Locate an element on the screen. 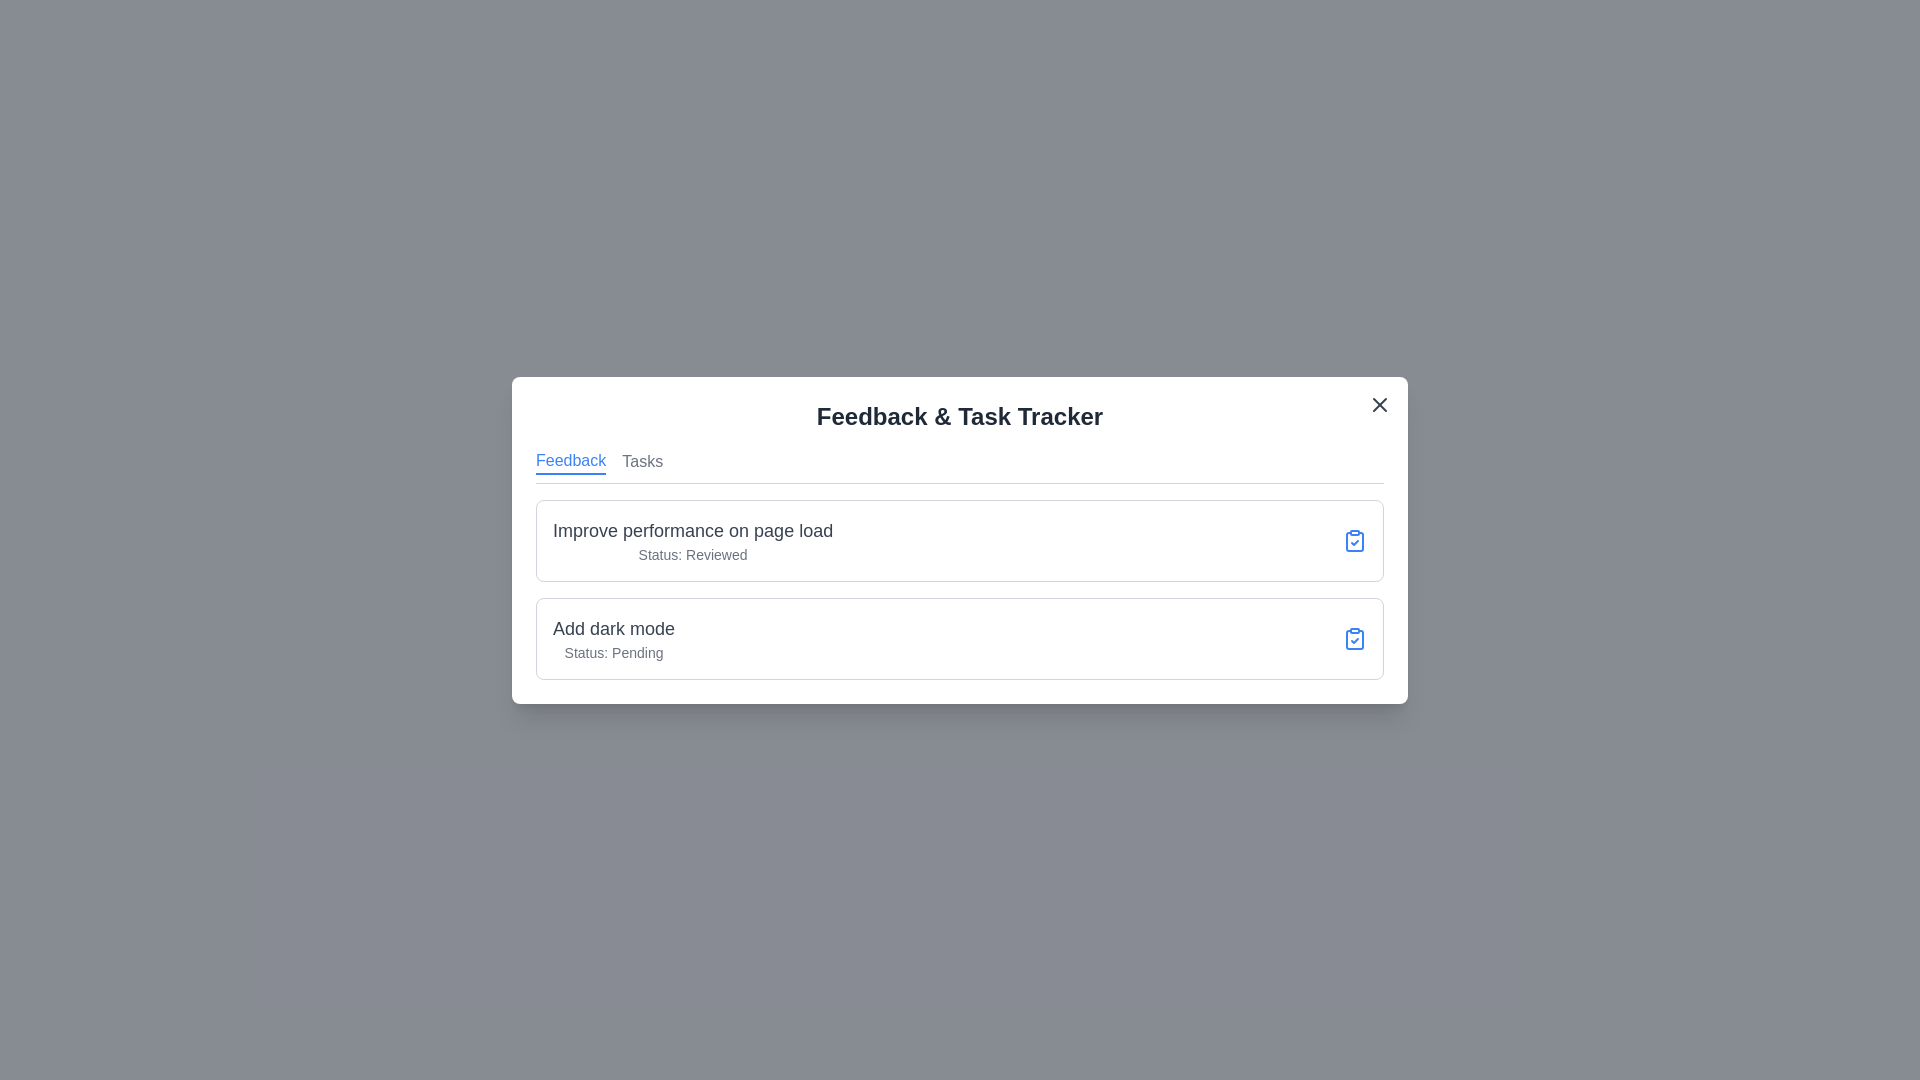  the button located at the far-right edge of the task card titled 'Add dark mode' is located at coordinates (1354, 637).